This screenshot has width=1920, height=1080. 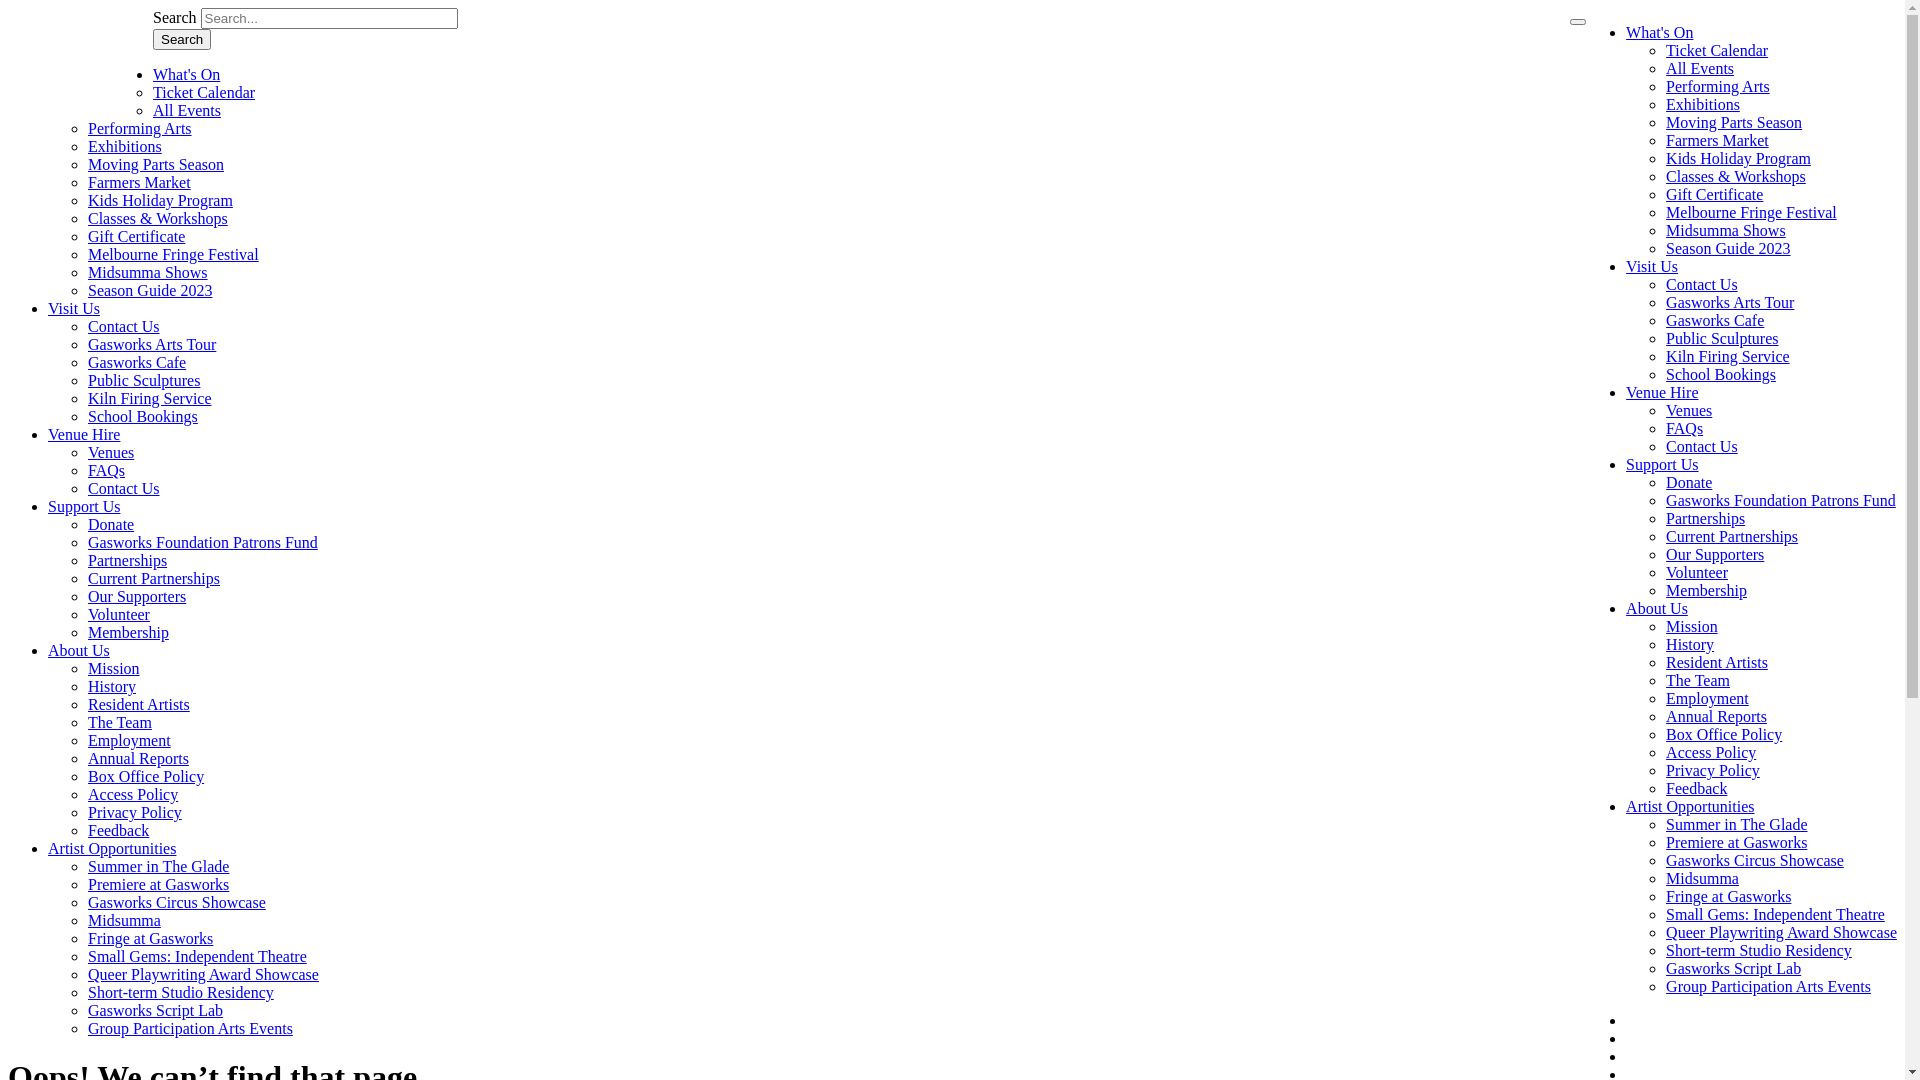 What do you see at coordinates (1722, 734) in the screenshot?
I see `'Box Office Policy'` at bounding box center [1722, 734].